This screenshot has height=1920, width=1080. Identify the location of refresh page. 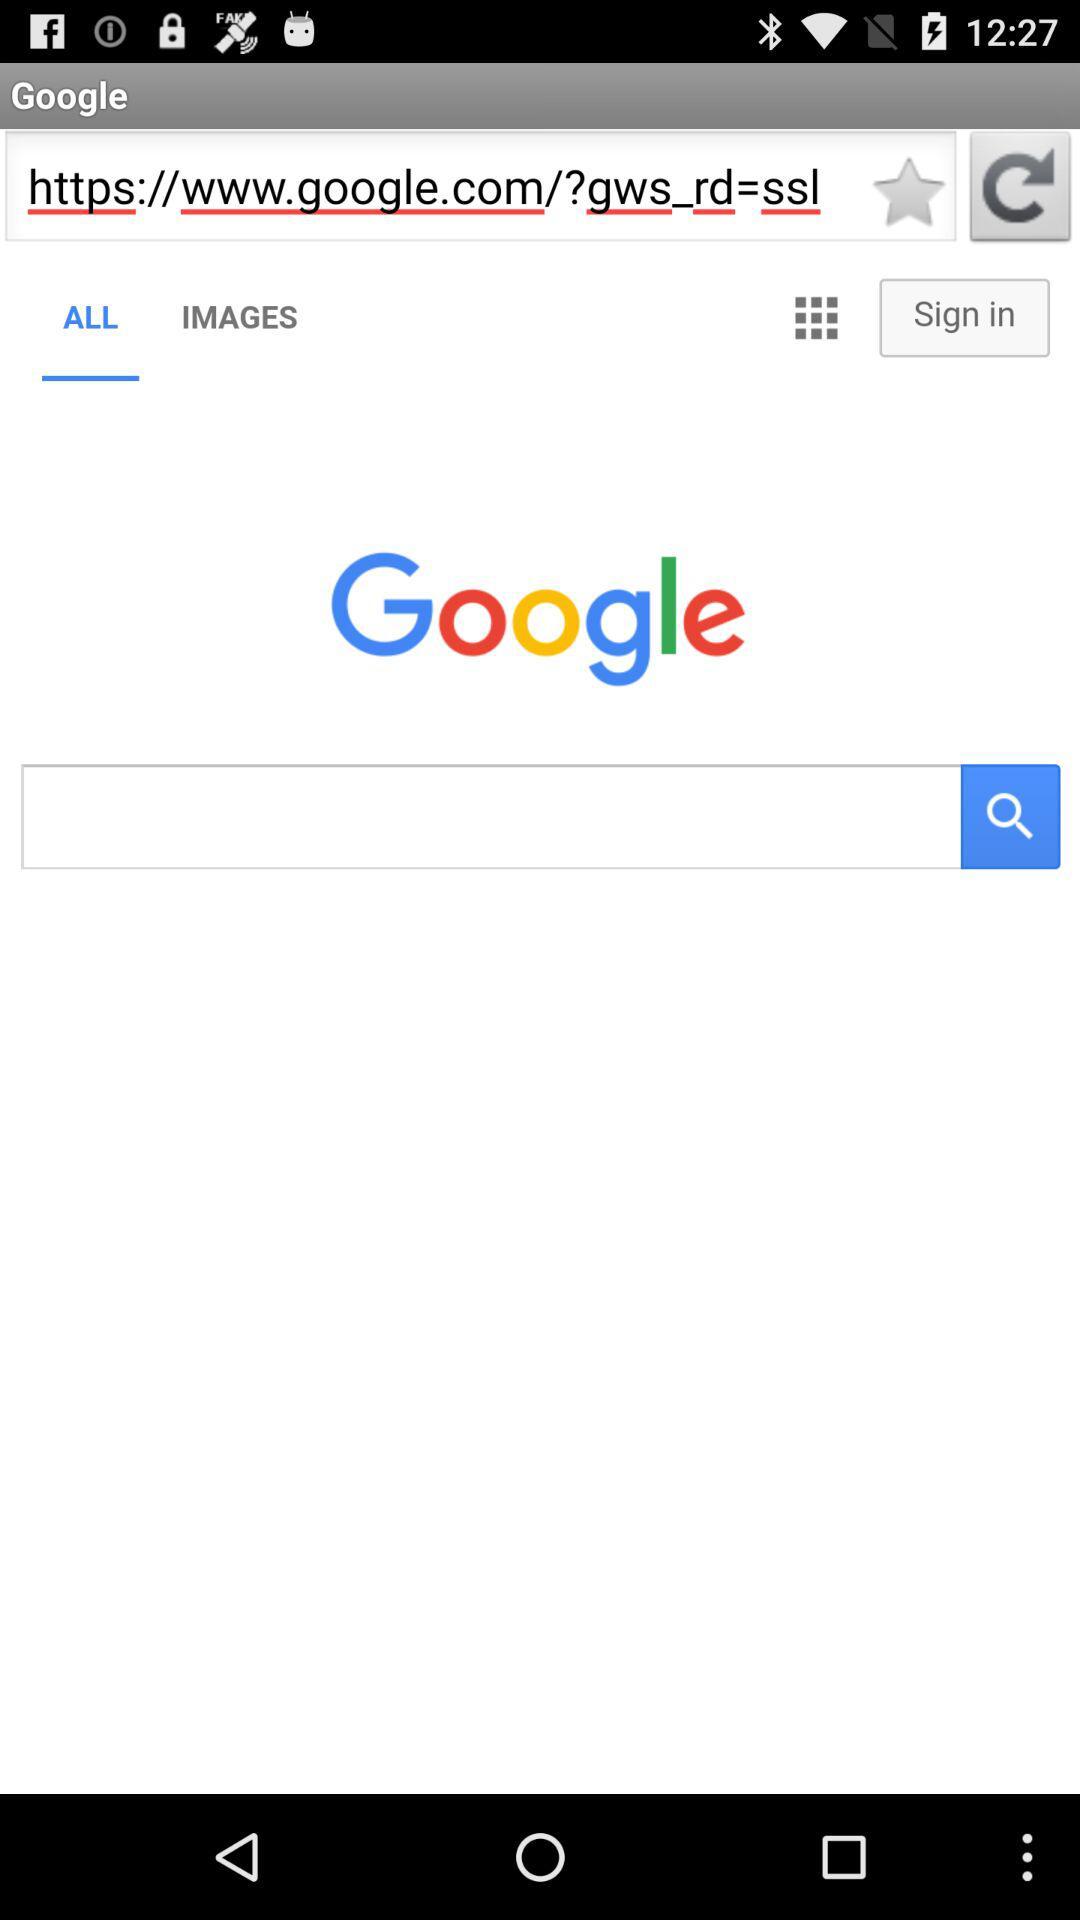
(1020, 192).